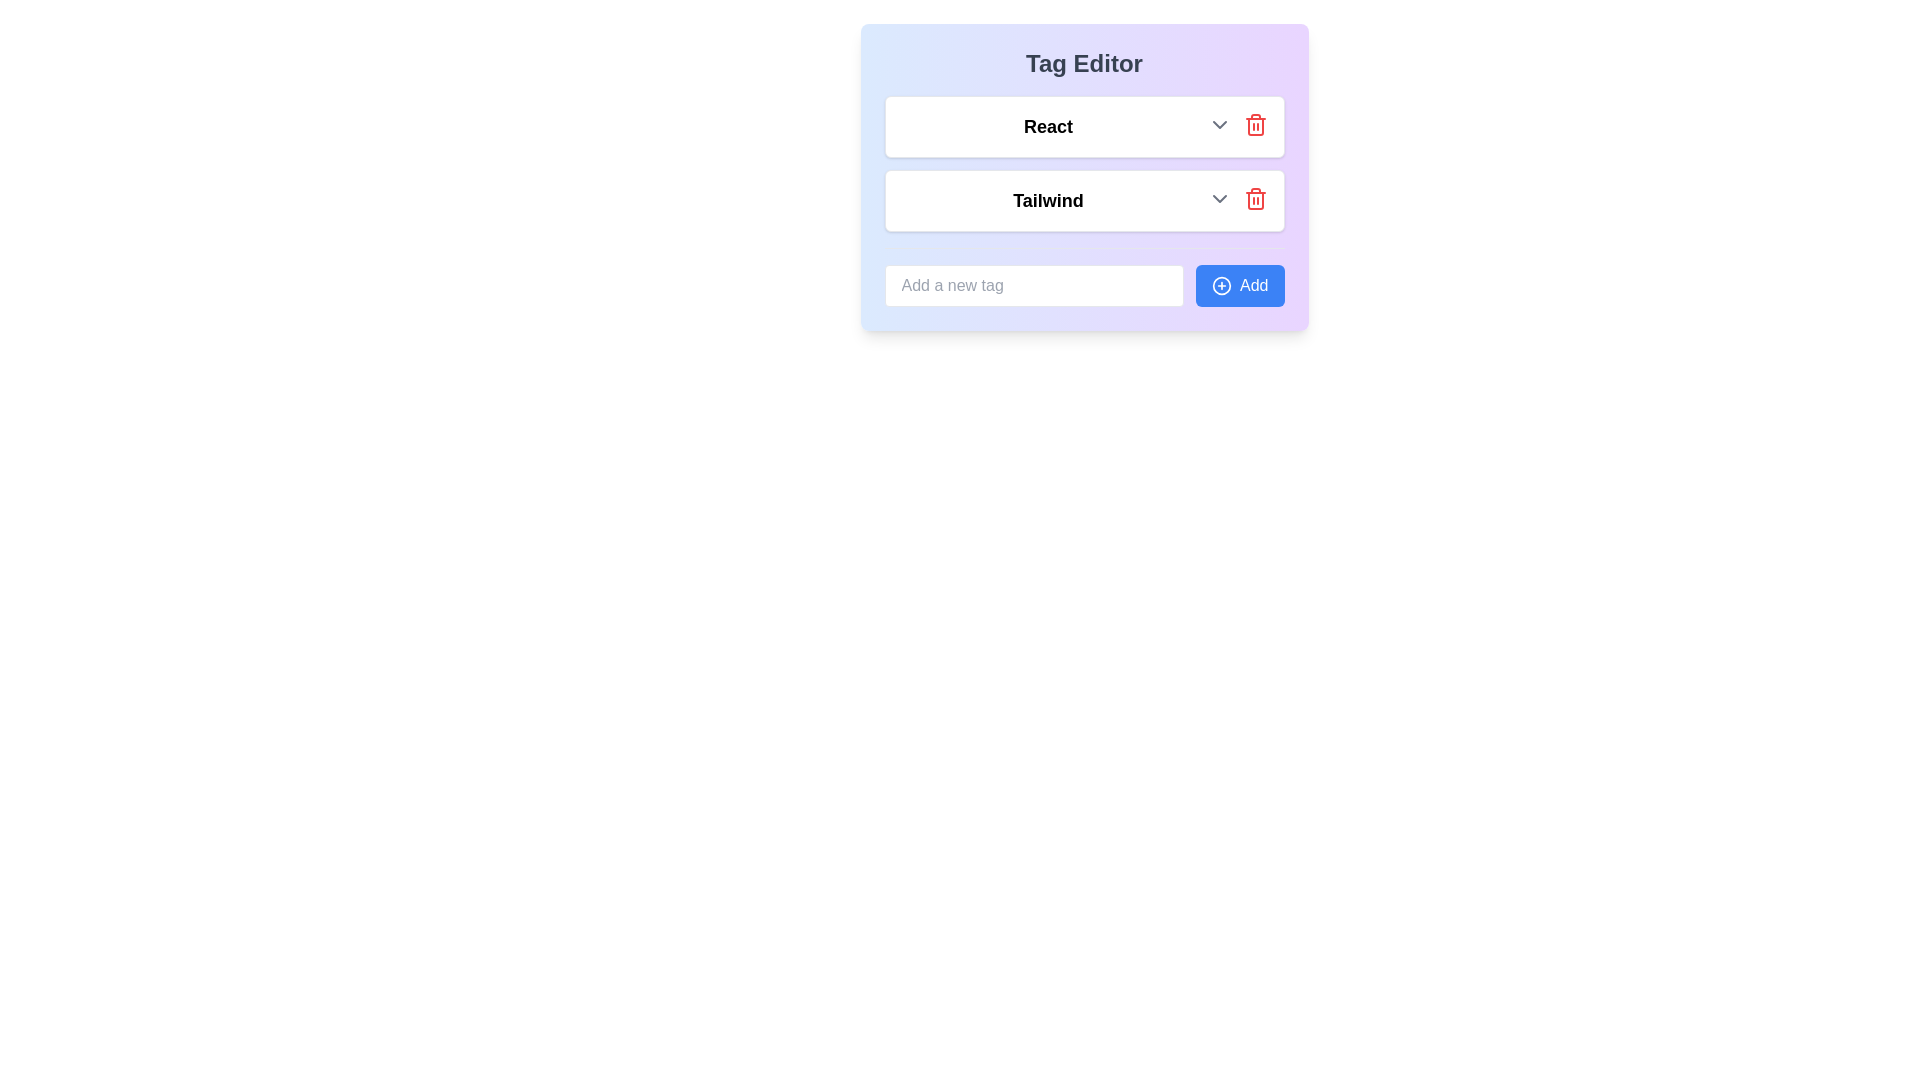  I want to click on the circular SVG element that forms the outer border of the plus icon used for addition actions, located next to the 'Add' button in the lower-right corner of the 'Tag Editor' section, so click(1221, 285).